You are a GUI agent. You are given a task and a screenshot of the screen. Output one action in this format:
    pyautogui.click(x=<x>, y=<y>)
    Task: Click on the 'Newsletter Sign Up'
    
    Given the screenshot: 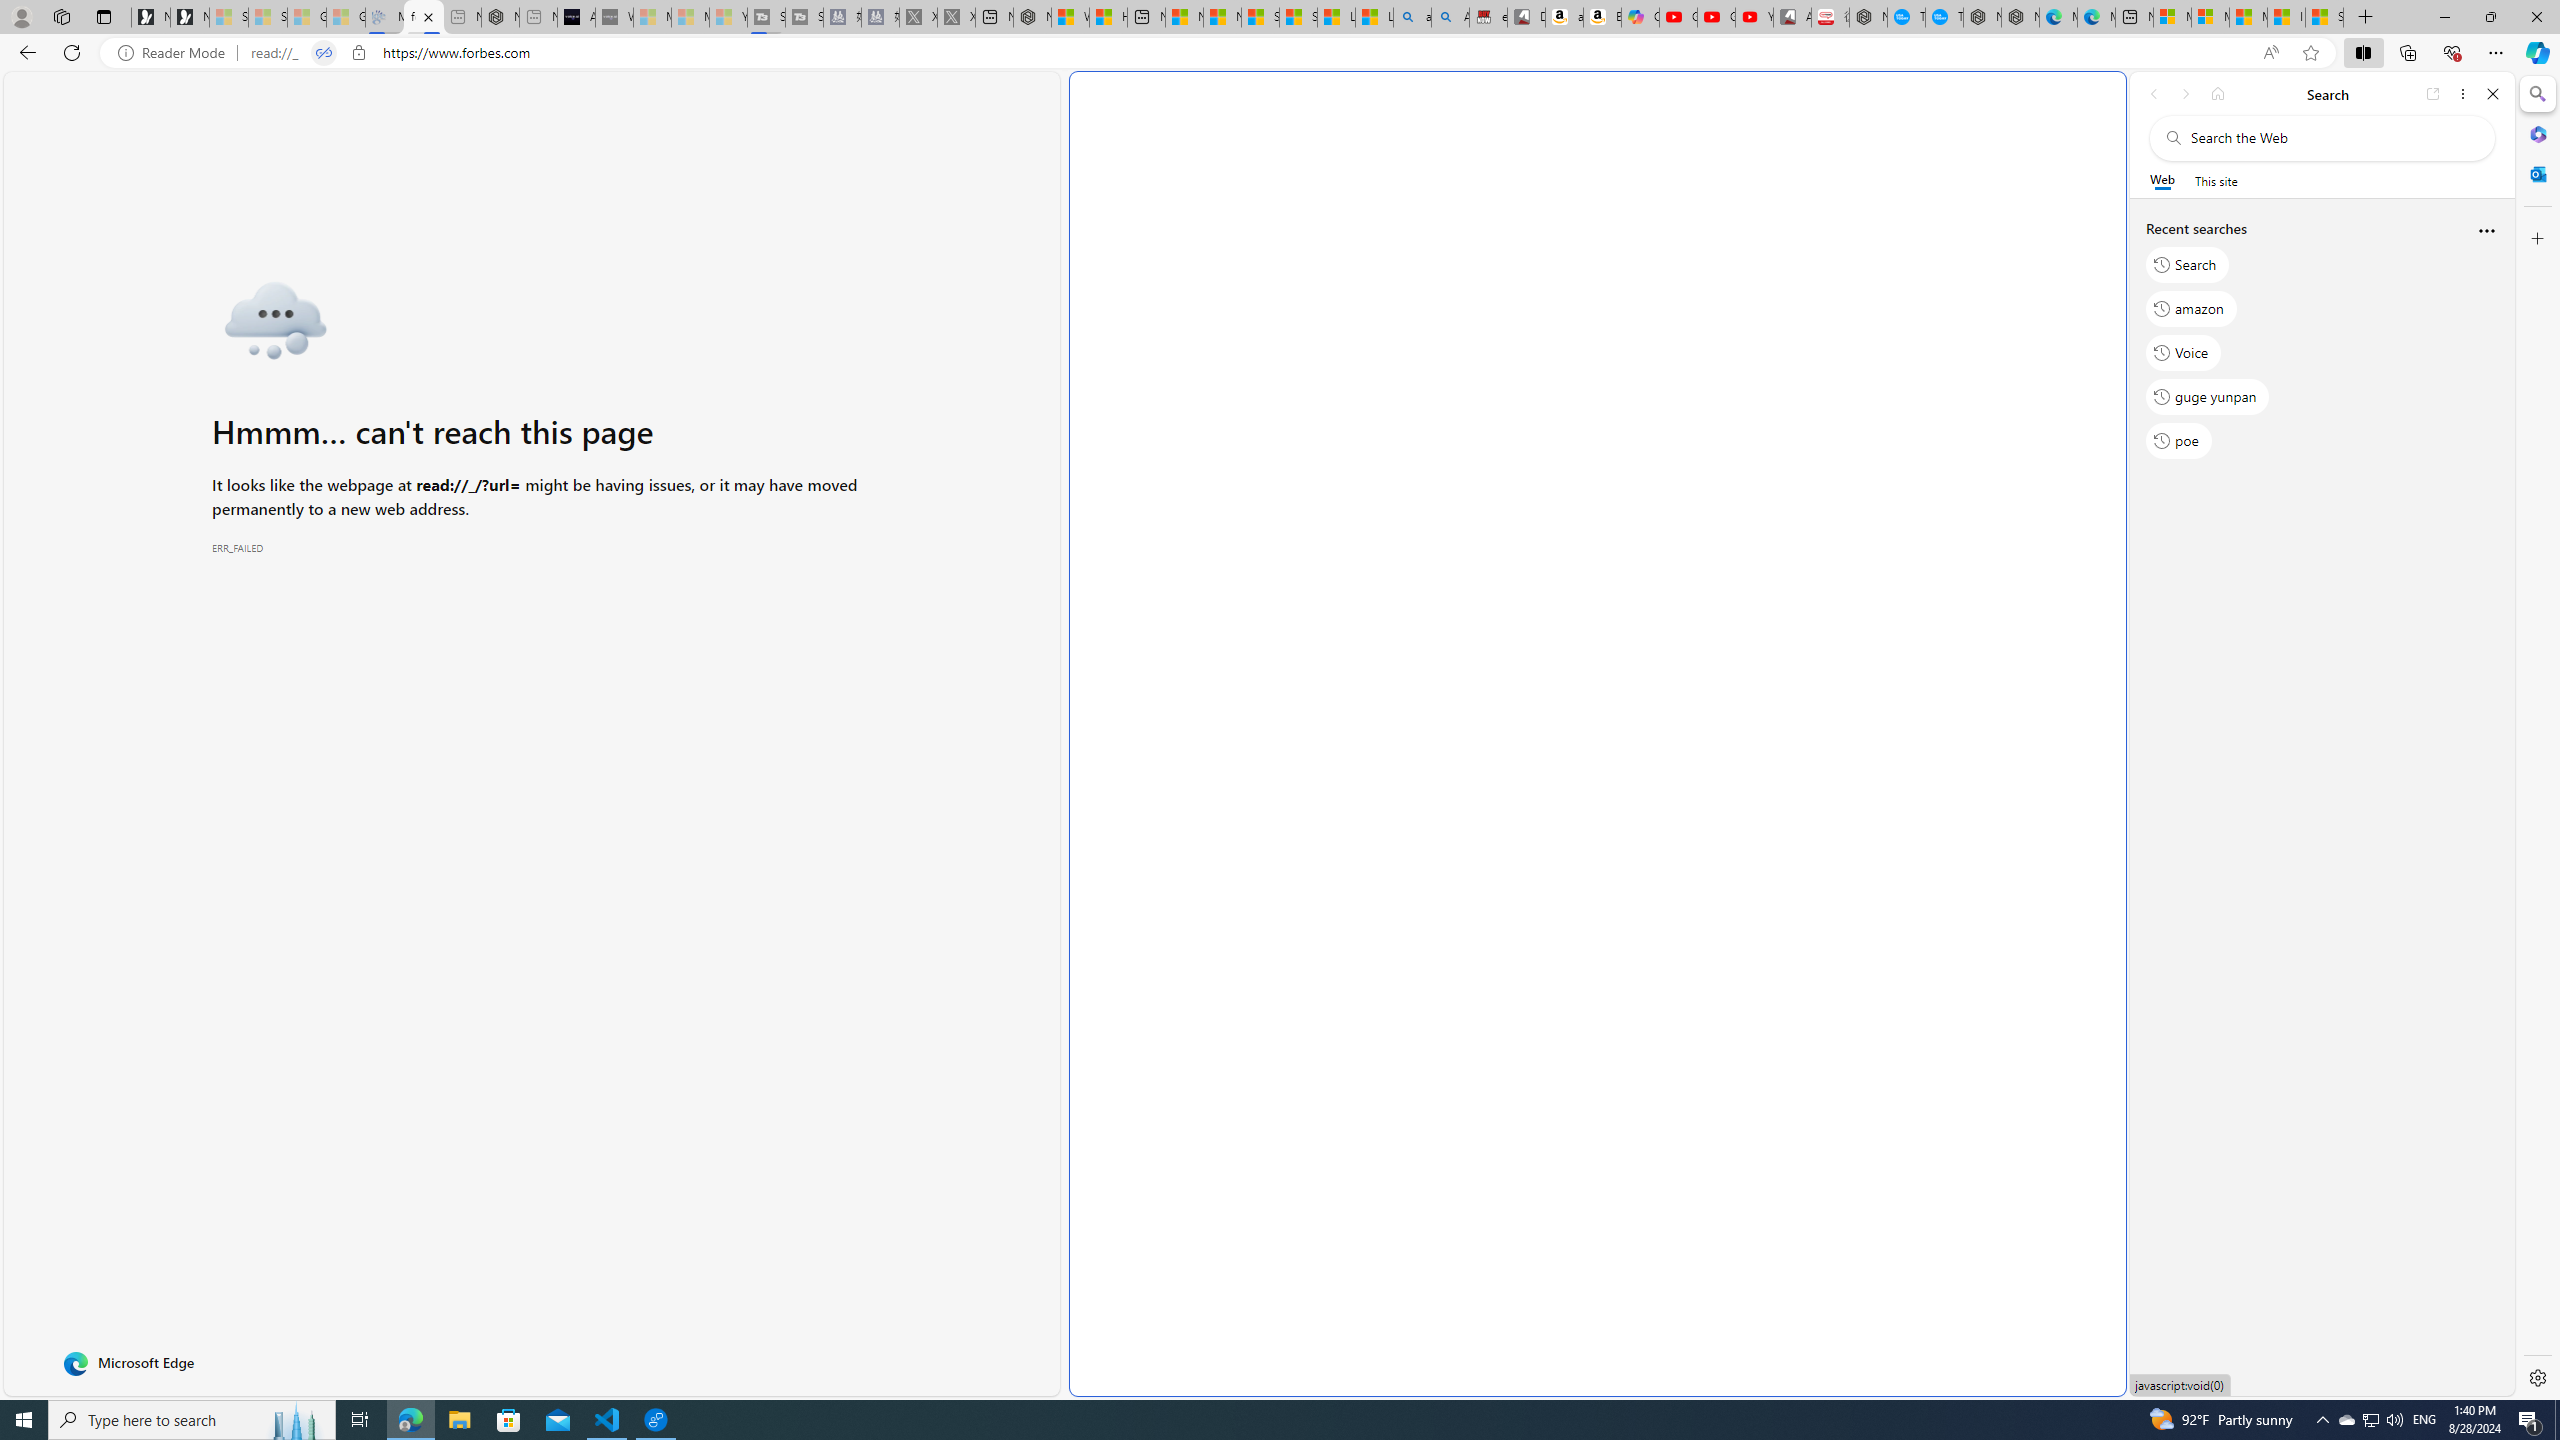 What is the action you would take?
    pyautogui.click(x=188, y=16)
    